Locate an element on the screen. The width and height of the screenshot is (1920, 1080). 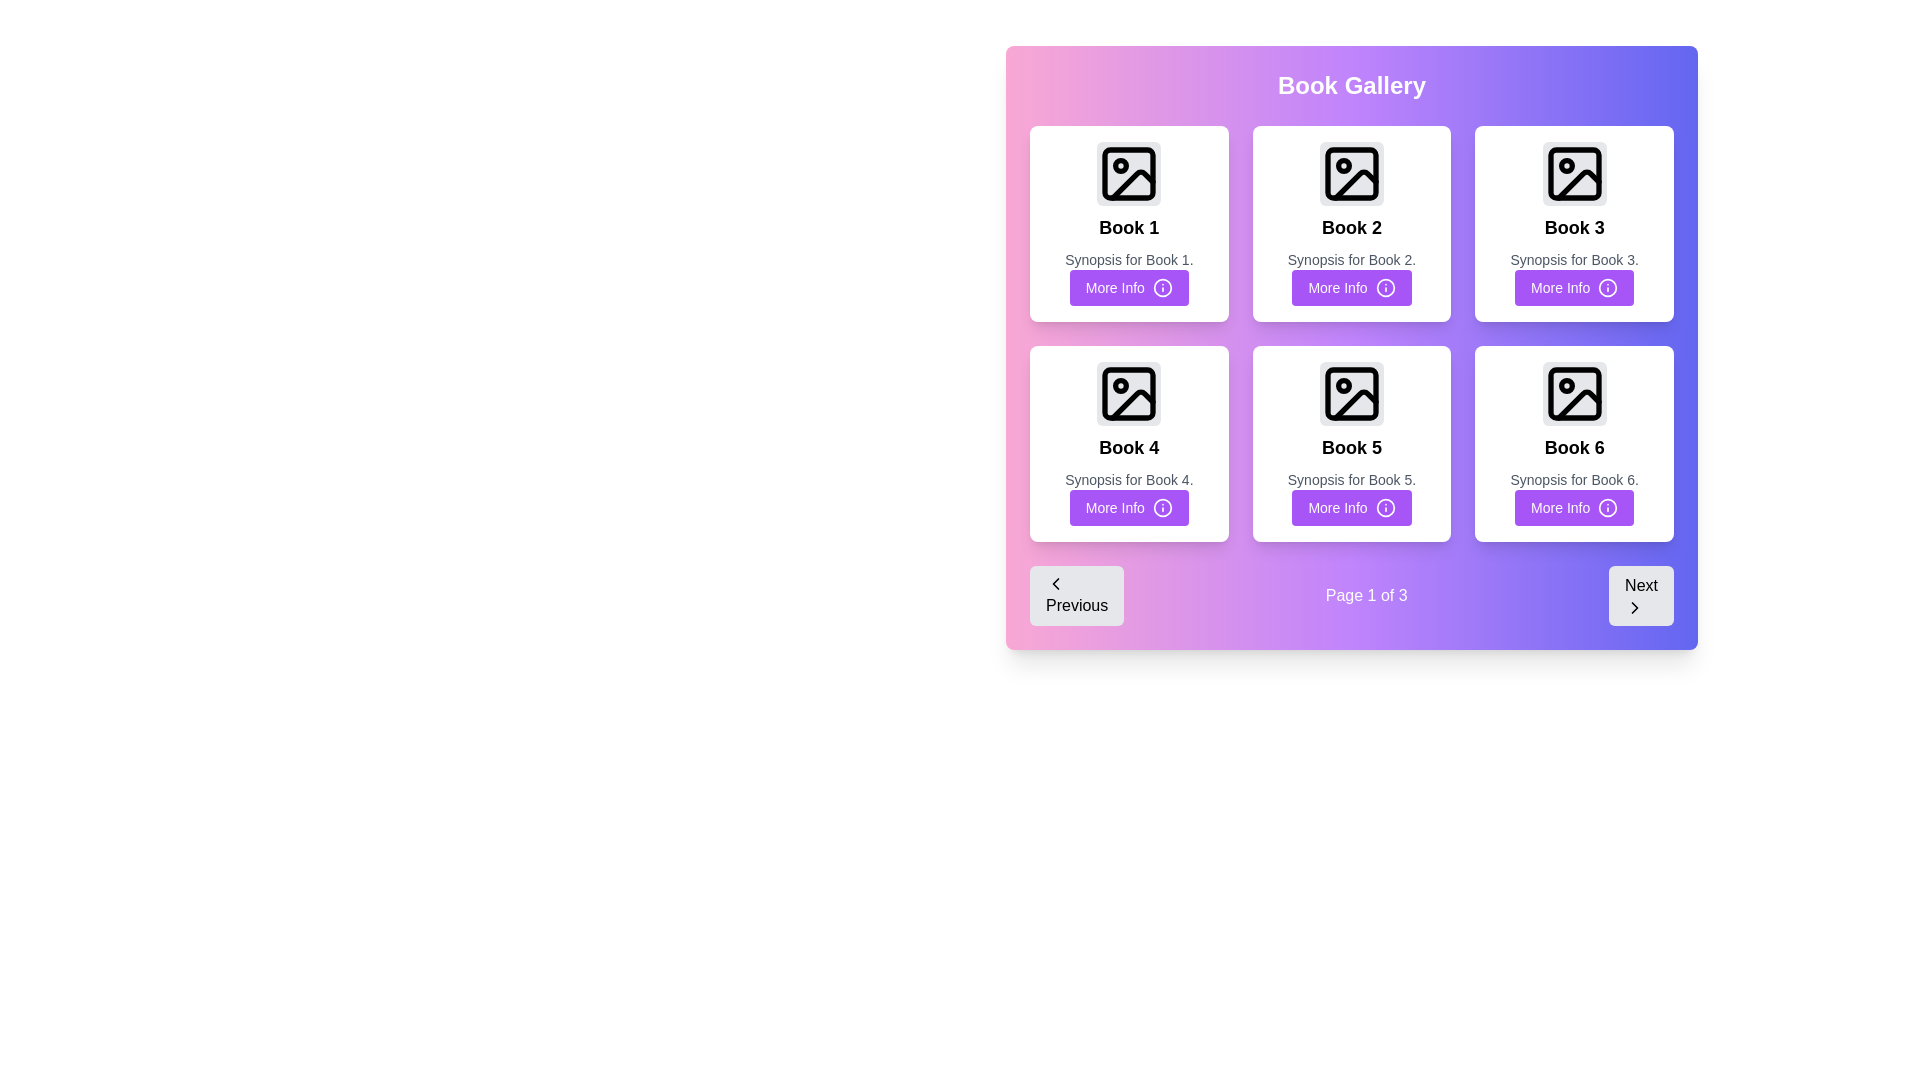
the text label that provides a description for 'Book 6' located below the title and above the 'More Info' button to read details is located at coordinates (1573, 479).